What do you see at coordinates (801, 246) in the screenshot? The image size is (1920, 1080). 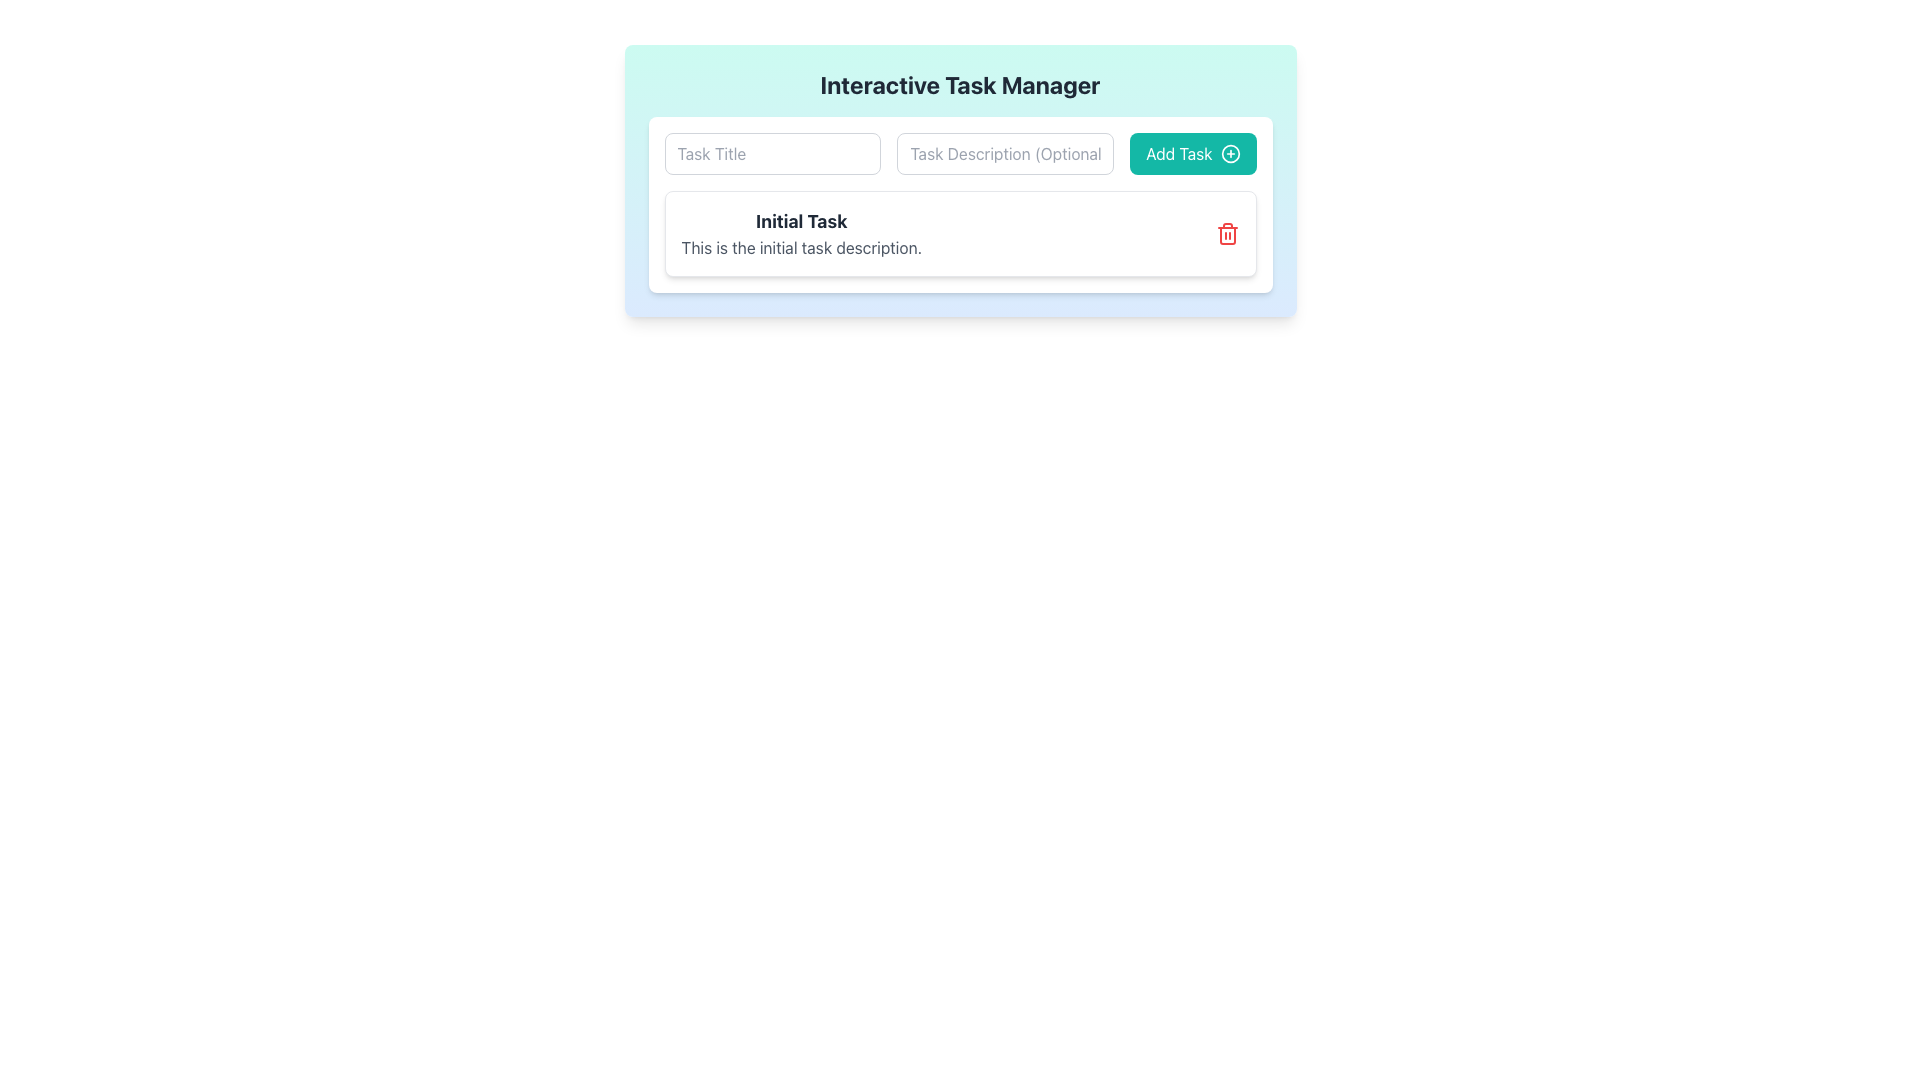 I see `the text label stating 'This is the initial task description.' which is styled in gray and positioned below the bold title 'Initial Task'` at bounding box center [801, 246].